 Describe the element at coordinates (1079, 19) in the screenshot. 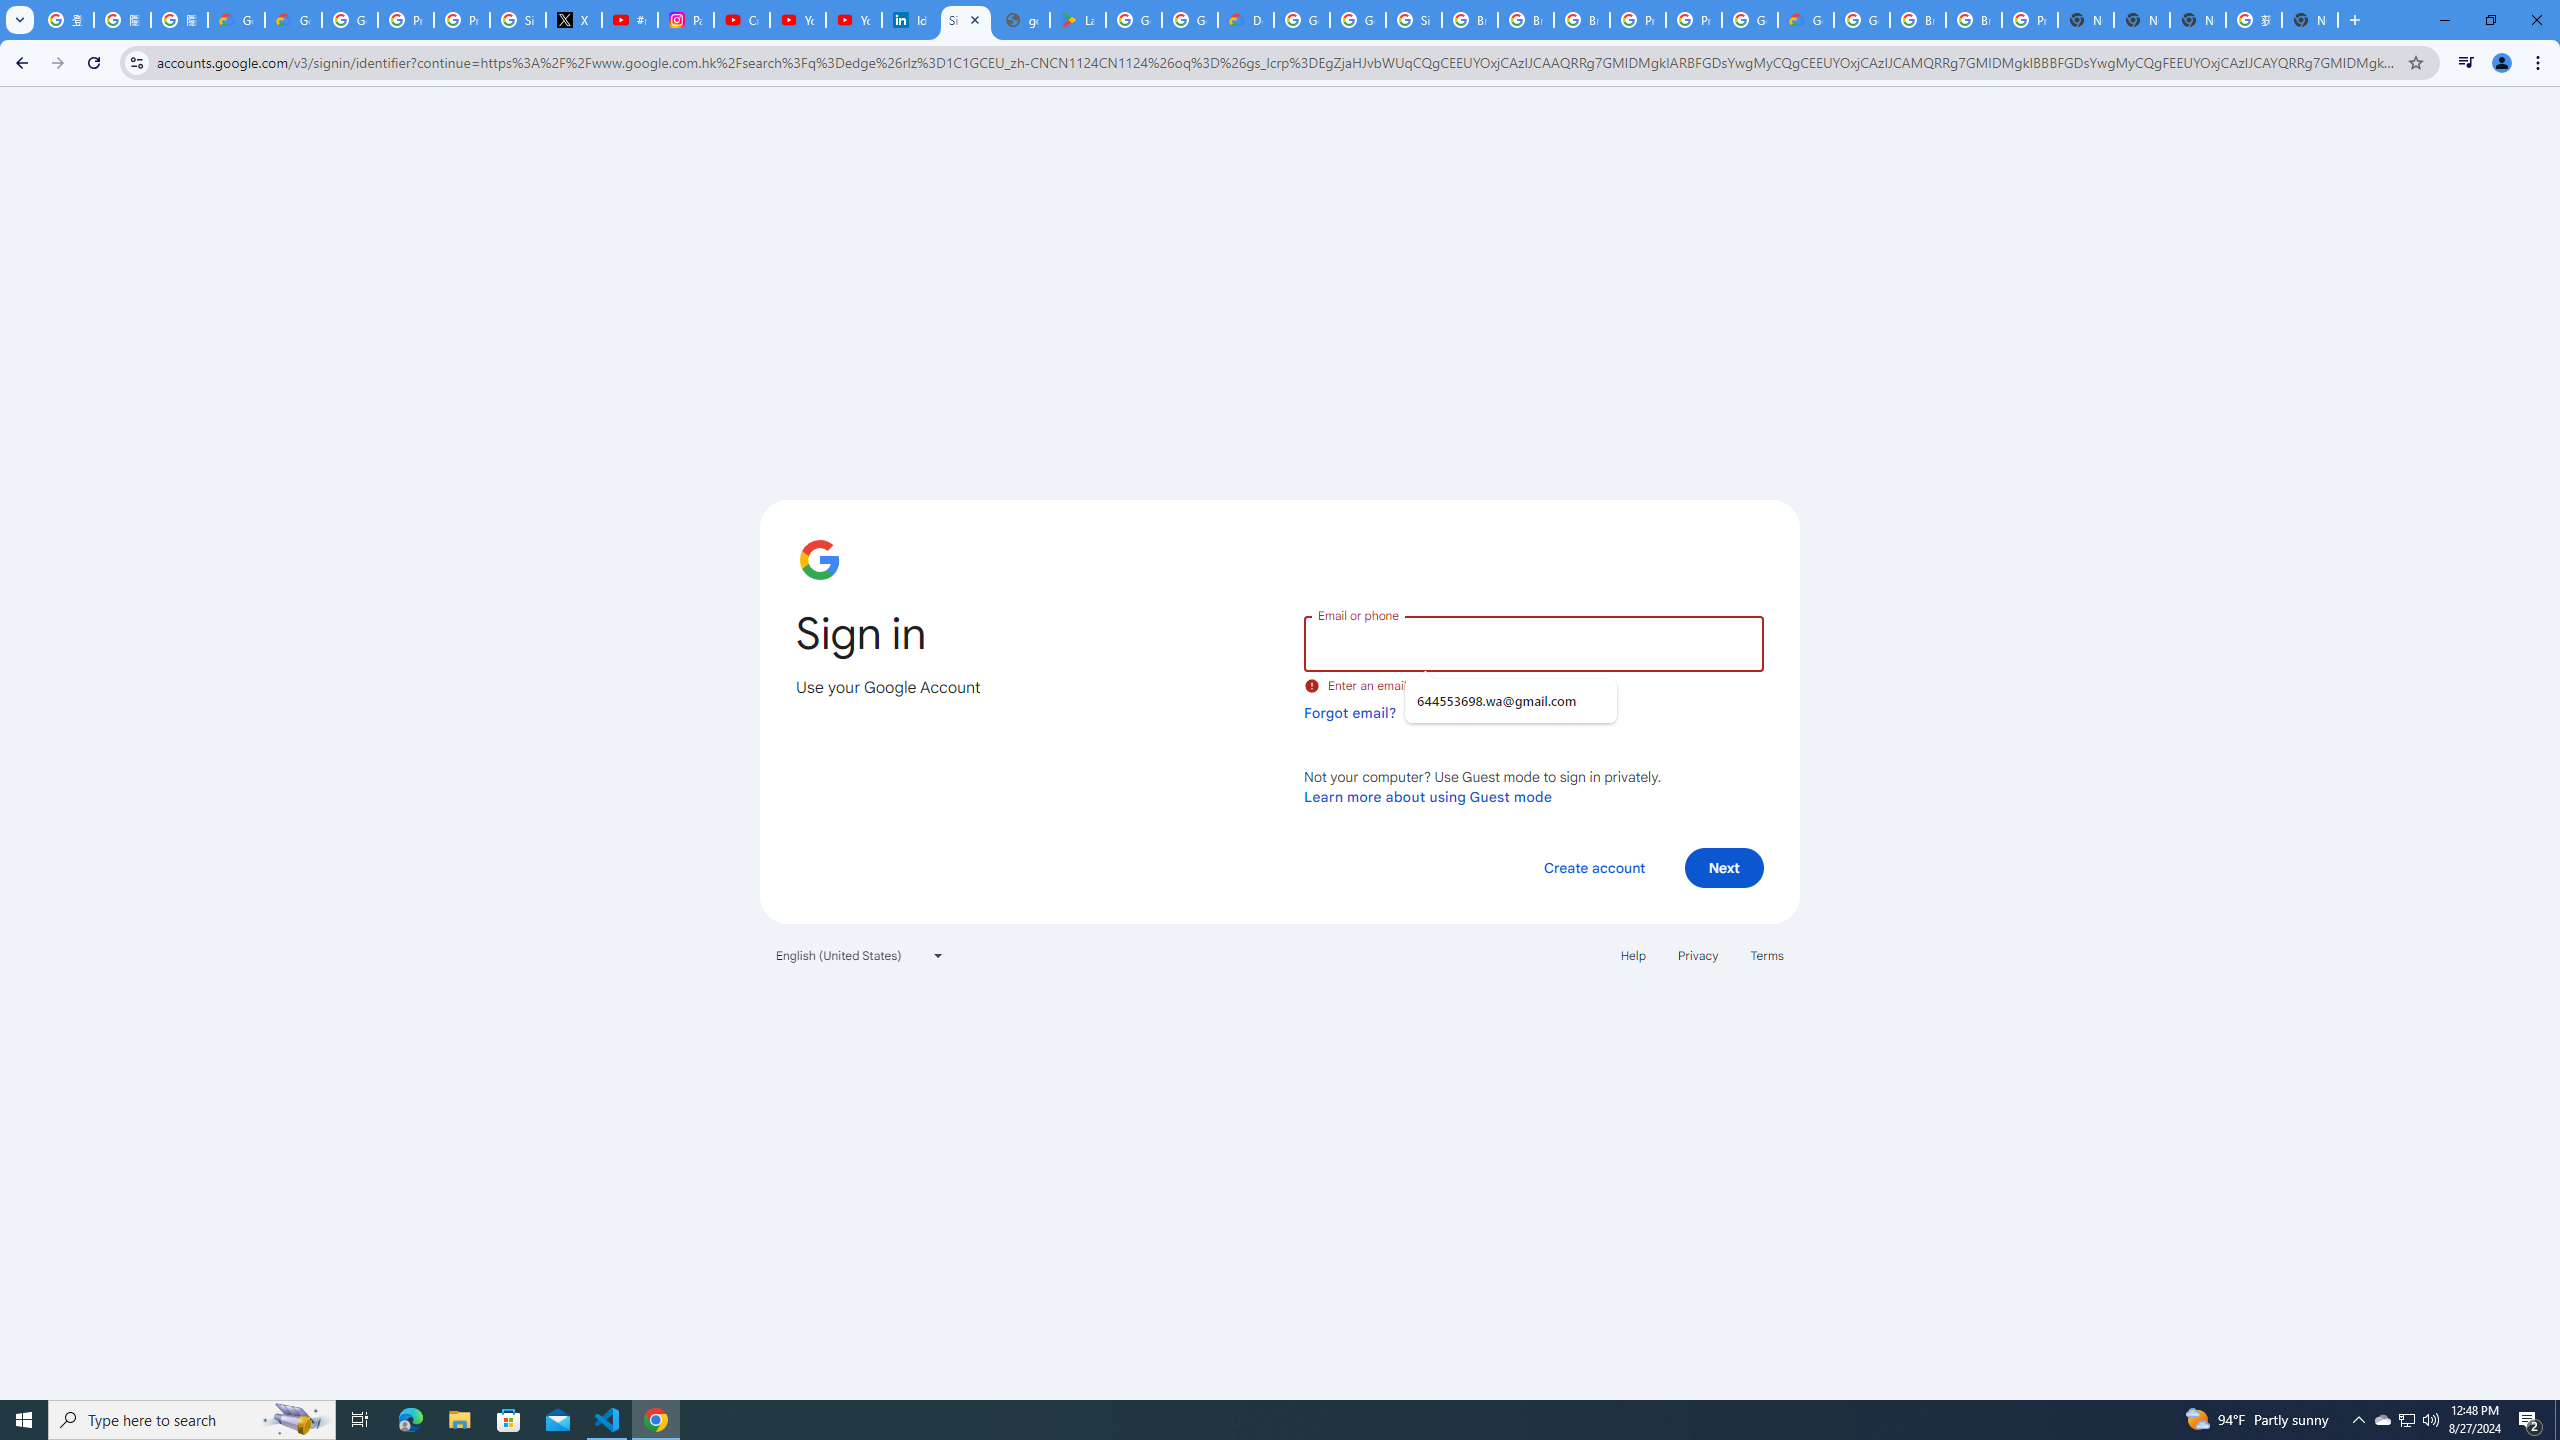

I see `'Last Shelter: Survival - Apps on Google Play'` at that location.